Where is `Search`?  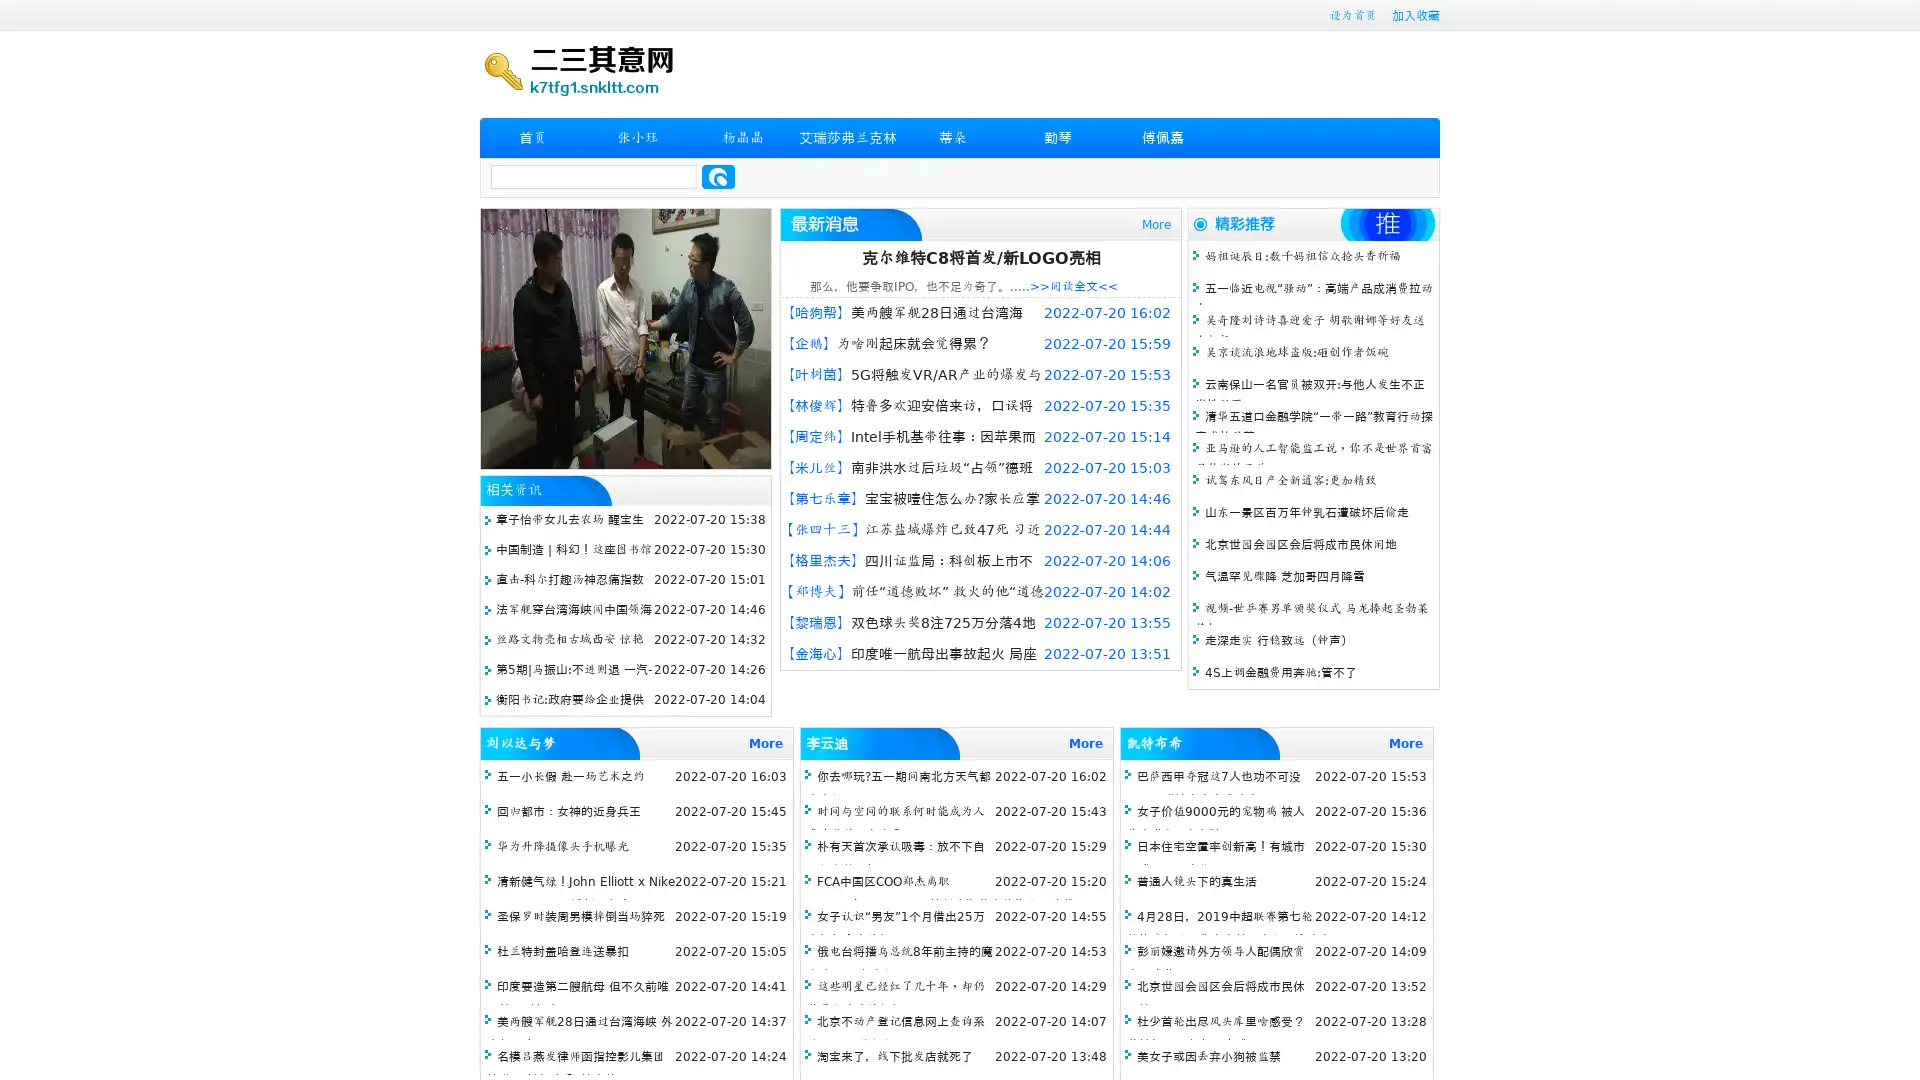
Search is located at coordinates (718, 176).